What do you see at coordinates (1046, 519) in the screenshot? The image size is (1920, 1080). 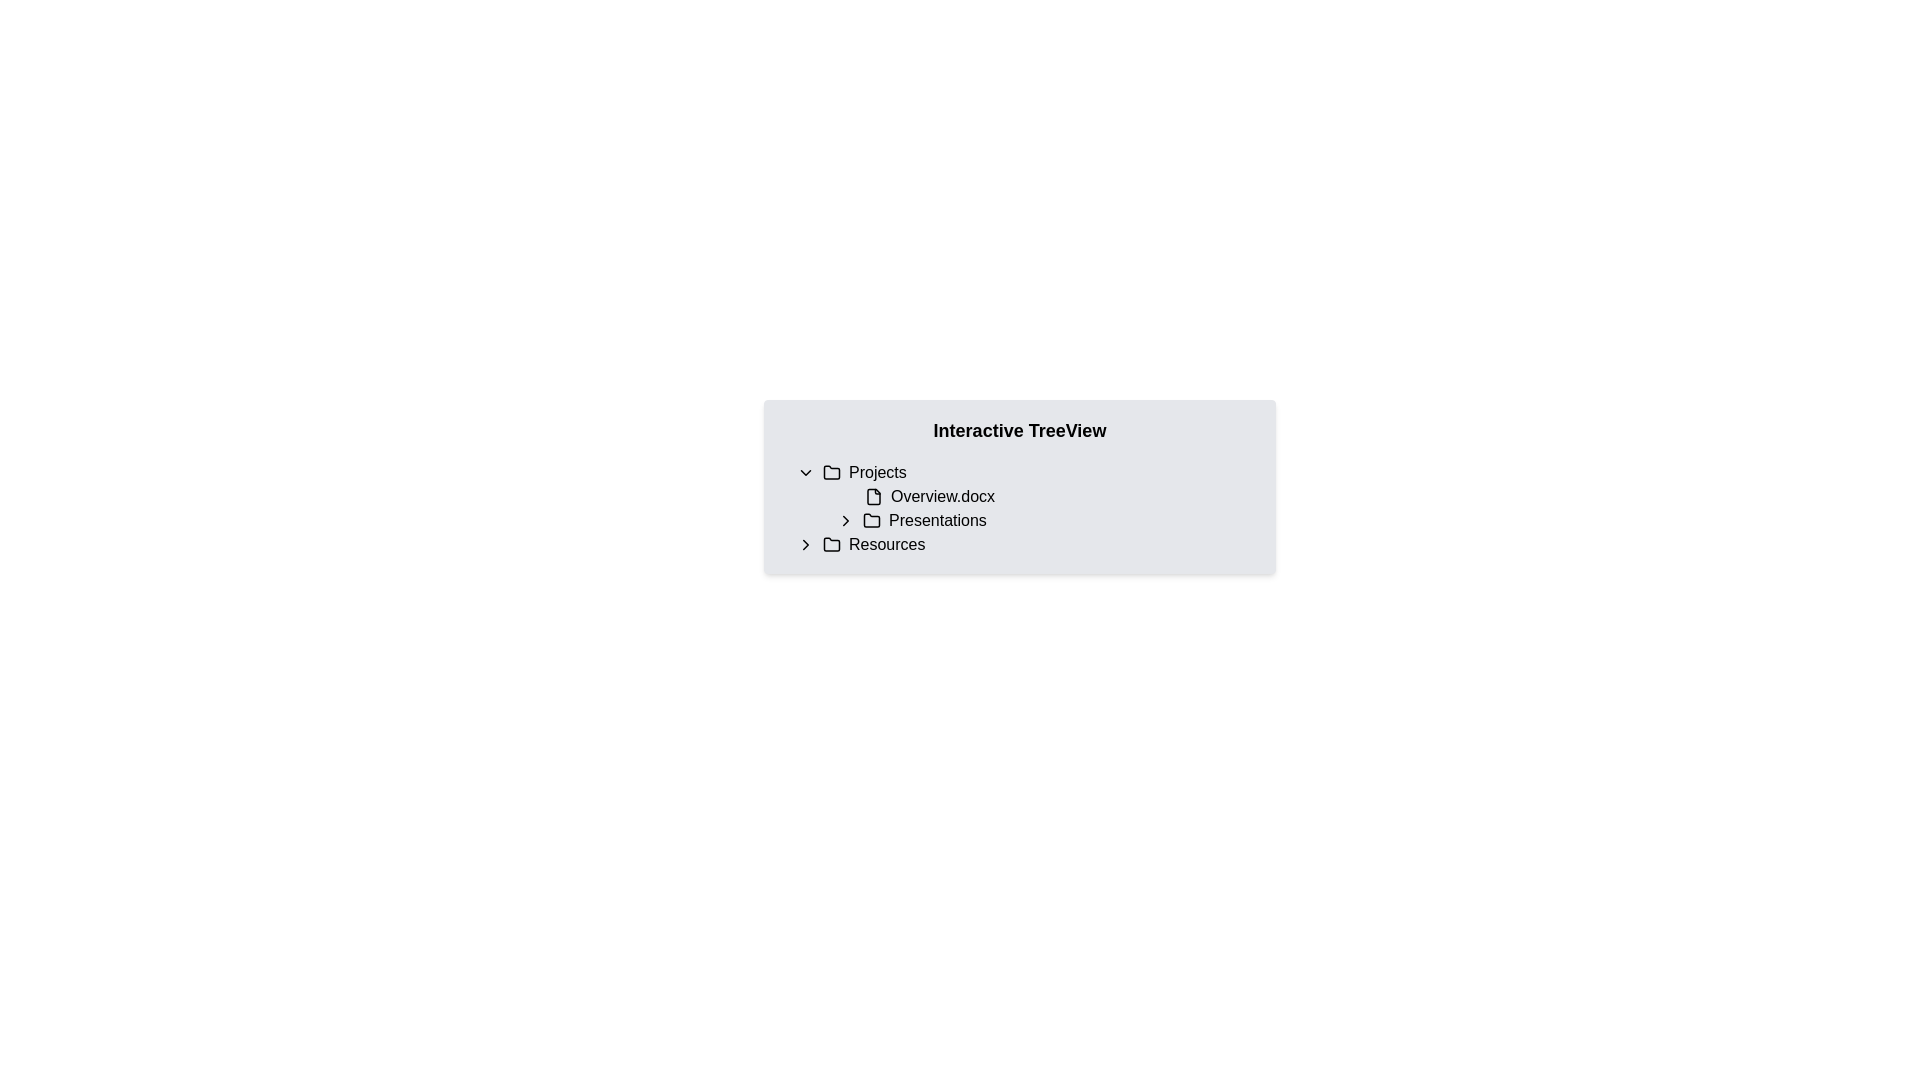 I see `the 'Presentations' tree view item` at bounding box center [1046, 519].